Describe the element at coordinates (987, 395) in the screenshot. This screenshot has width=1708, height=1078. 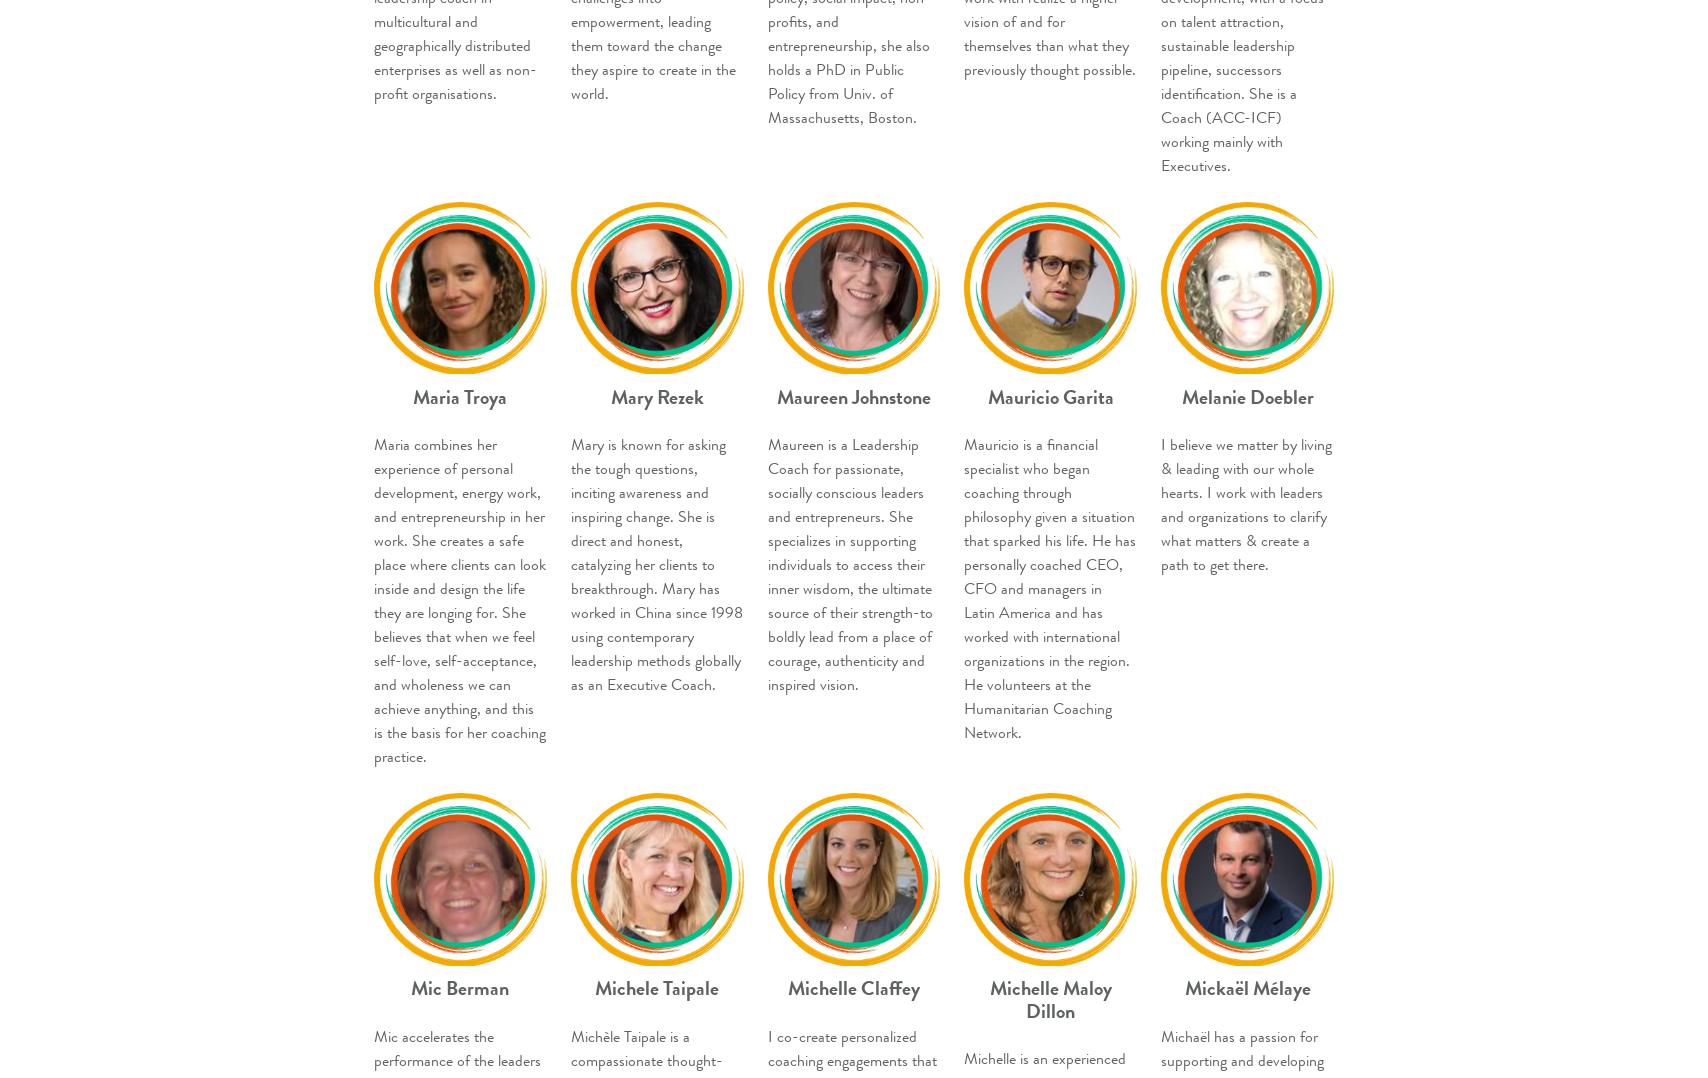
I see `'Mauricio Garita'` at that location.